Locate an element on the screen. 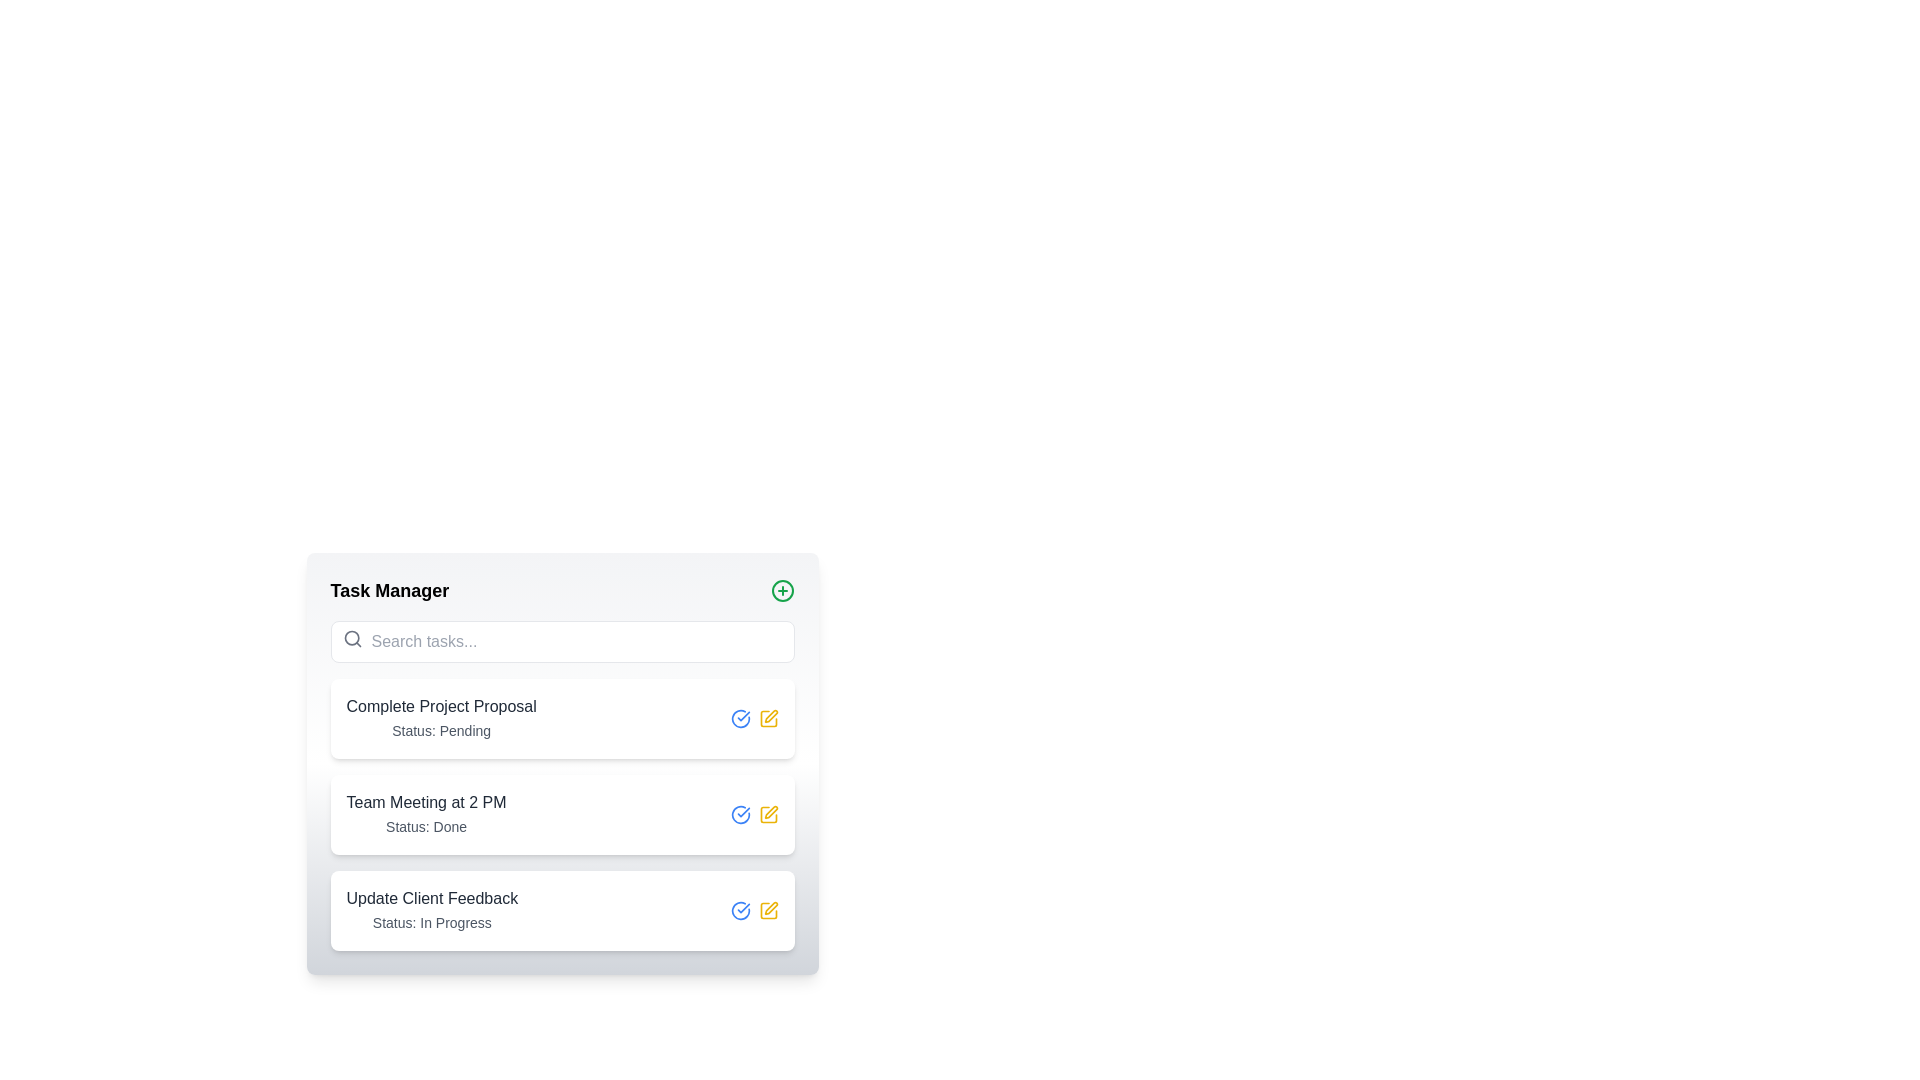  the first icon button located to the right of the text 'Update Client Feedback' in the third visible list item to mark the task as complete is located at coordinates (739, 910).